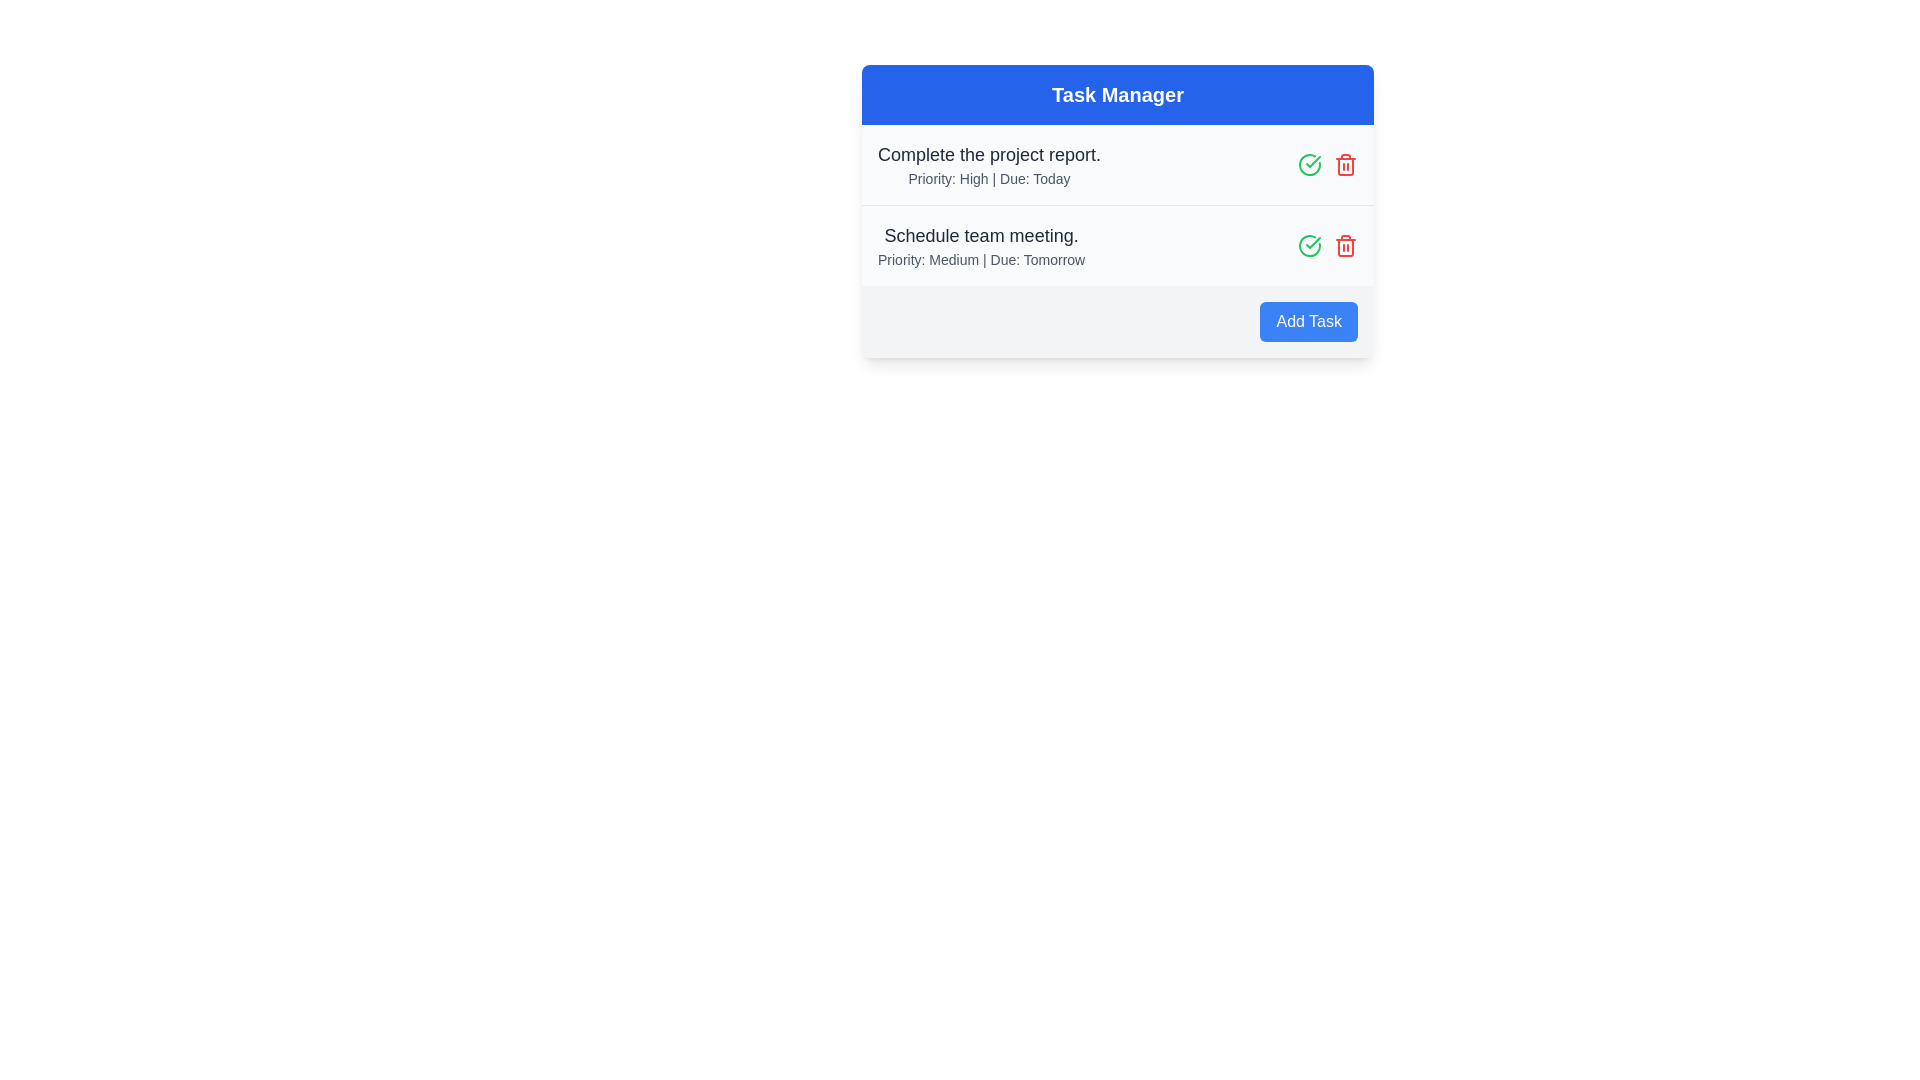 The image size is (1920, 1080). What do you see at coordinates (988, 164) in the screenshot?
I see `the first task entry under 'Task Manager' to enable editing of the task details including title, priority level, and due date` at bounding box center [988, 164].